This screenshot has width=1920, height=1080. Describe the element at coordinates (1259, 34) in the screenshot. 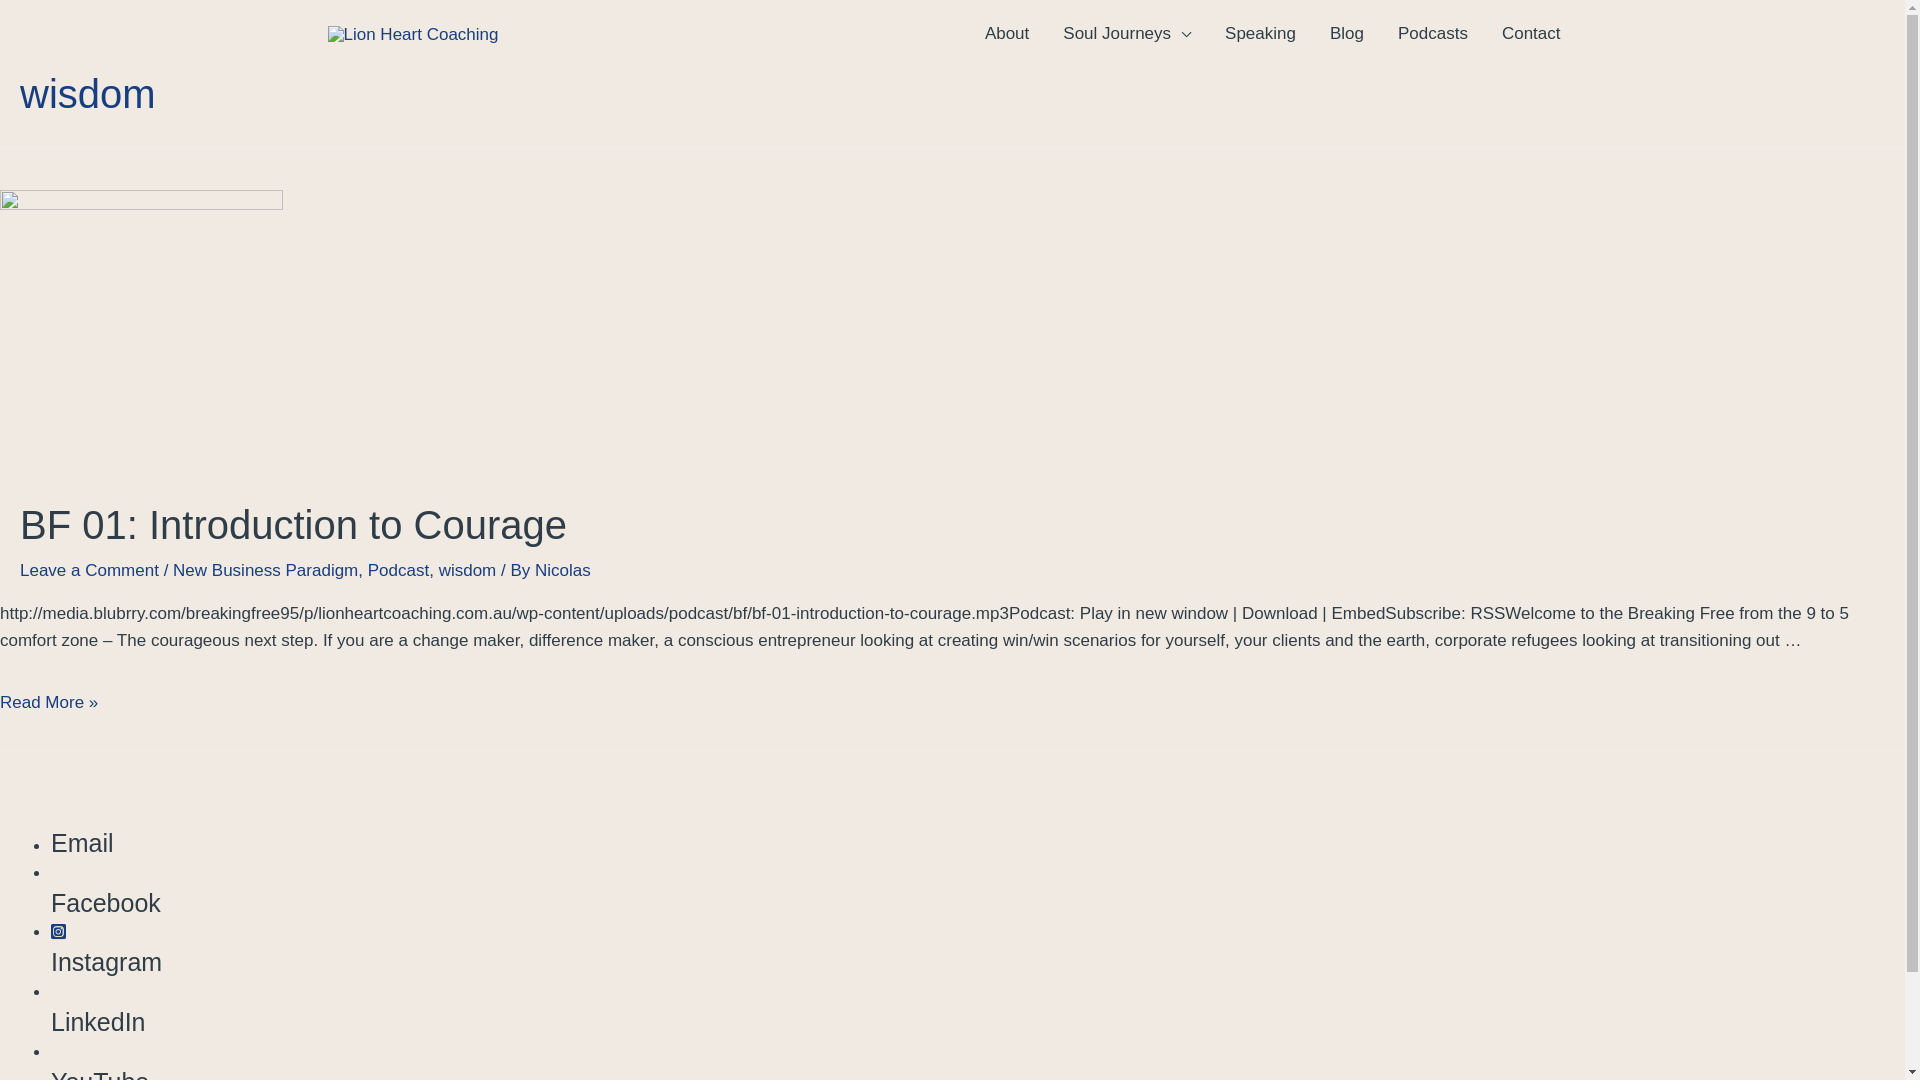

I see `'Speaking'` at that location.